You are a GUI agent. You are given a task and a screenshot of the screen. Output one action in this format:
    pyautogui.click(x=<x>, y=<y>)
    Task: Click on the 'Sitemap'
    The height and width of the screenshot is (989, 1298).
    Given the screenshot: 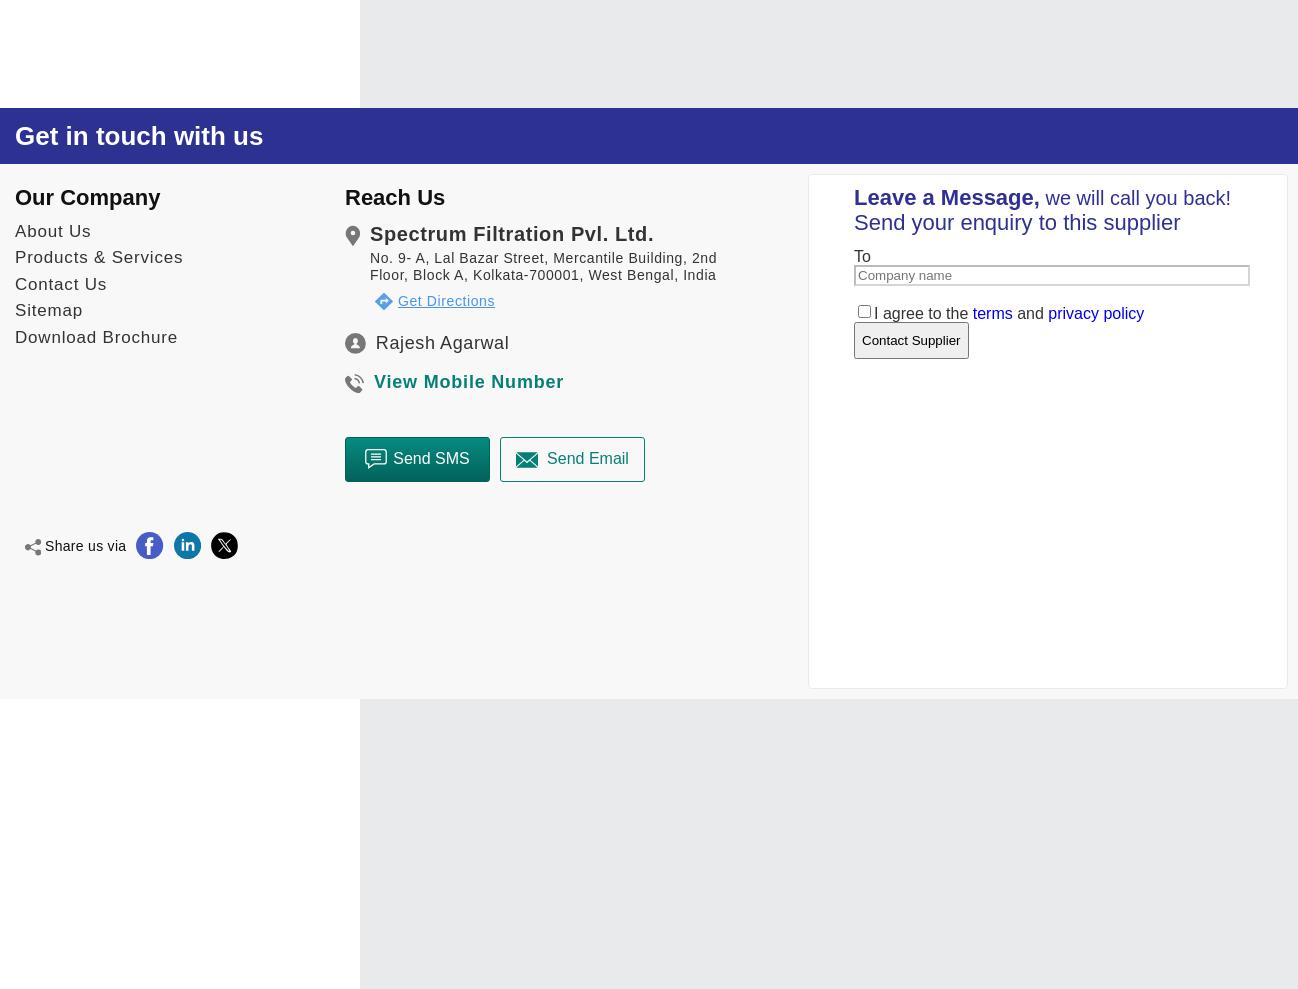 What is the action you would take?
    pyautogui.click(x=14, y=310)
    